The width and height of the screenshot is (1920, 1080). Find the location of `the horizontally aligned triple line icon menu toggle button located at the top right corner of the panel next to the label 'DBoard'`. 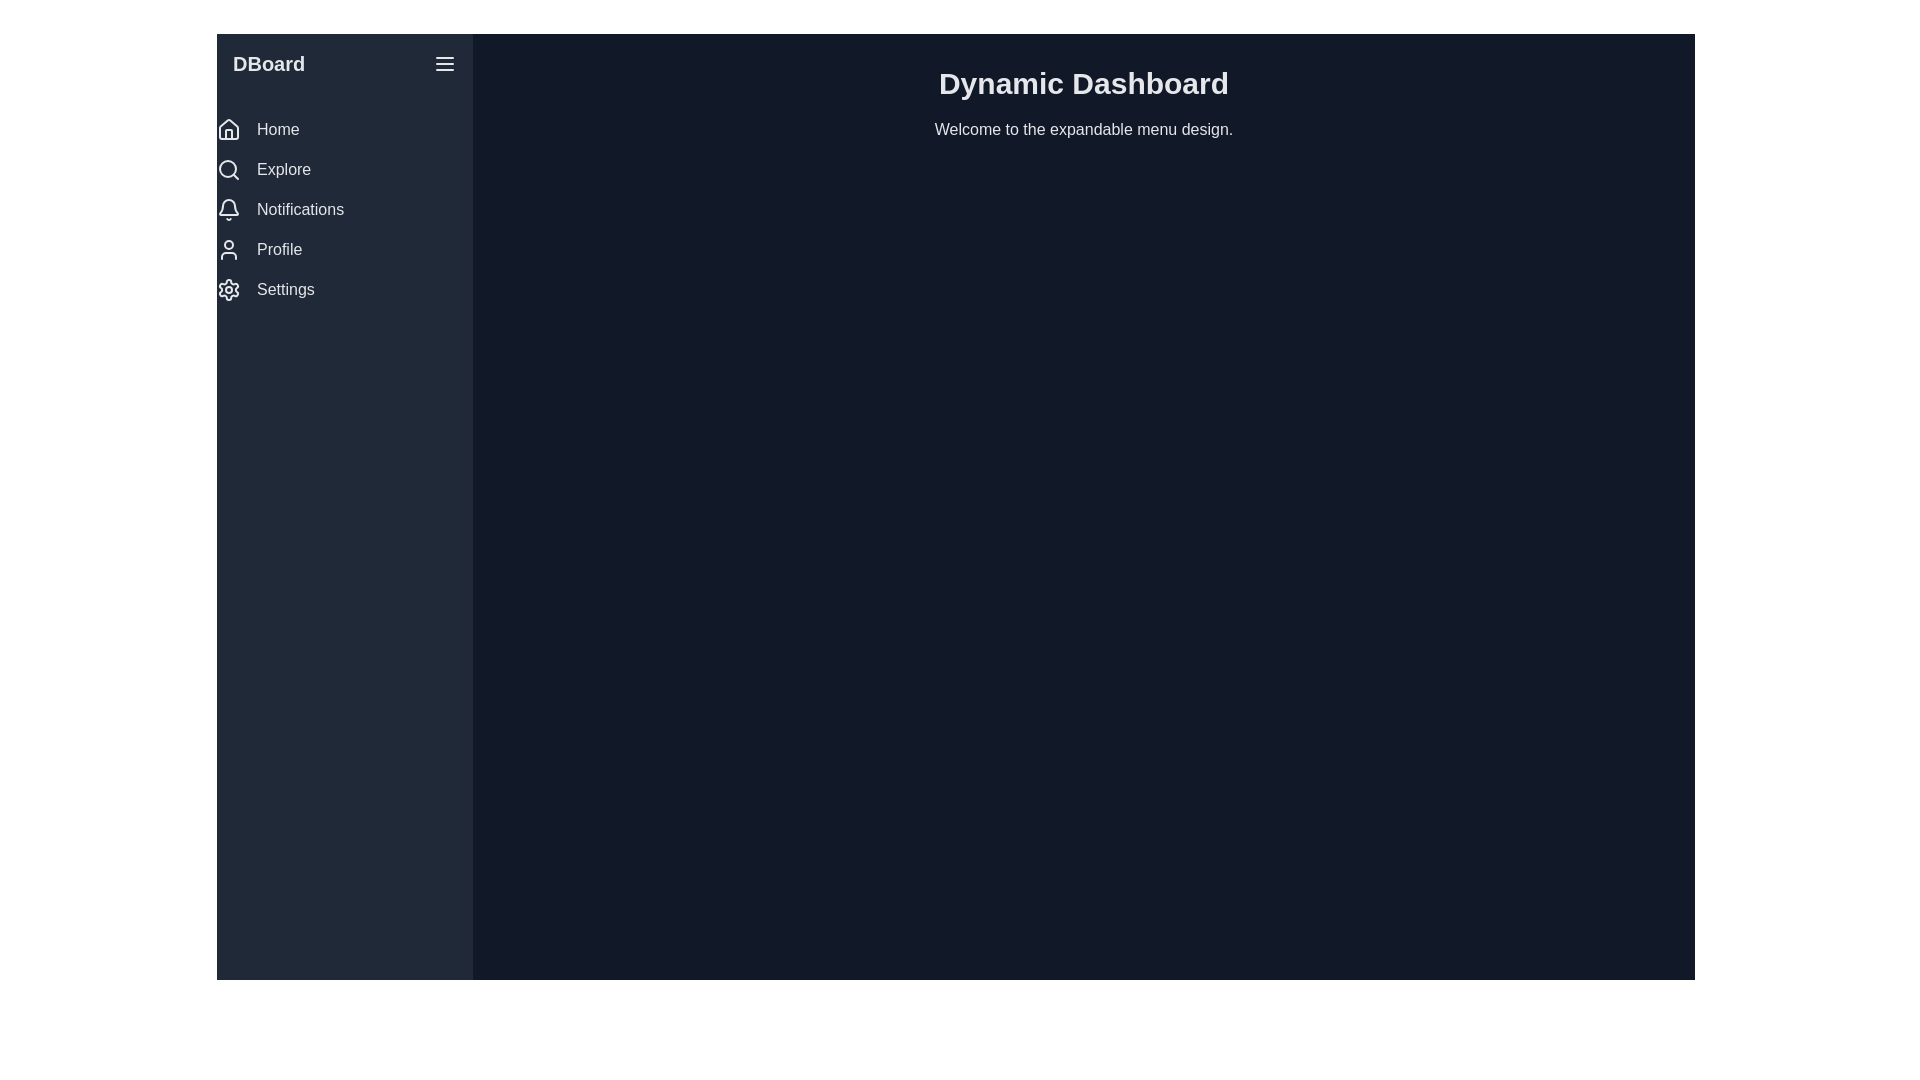

the horizontally aligned triple line icon menu toggle button located at the top right corner of the panel next to the label 'DBoard' is located at coordinates (444, 63).